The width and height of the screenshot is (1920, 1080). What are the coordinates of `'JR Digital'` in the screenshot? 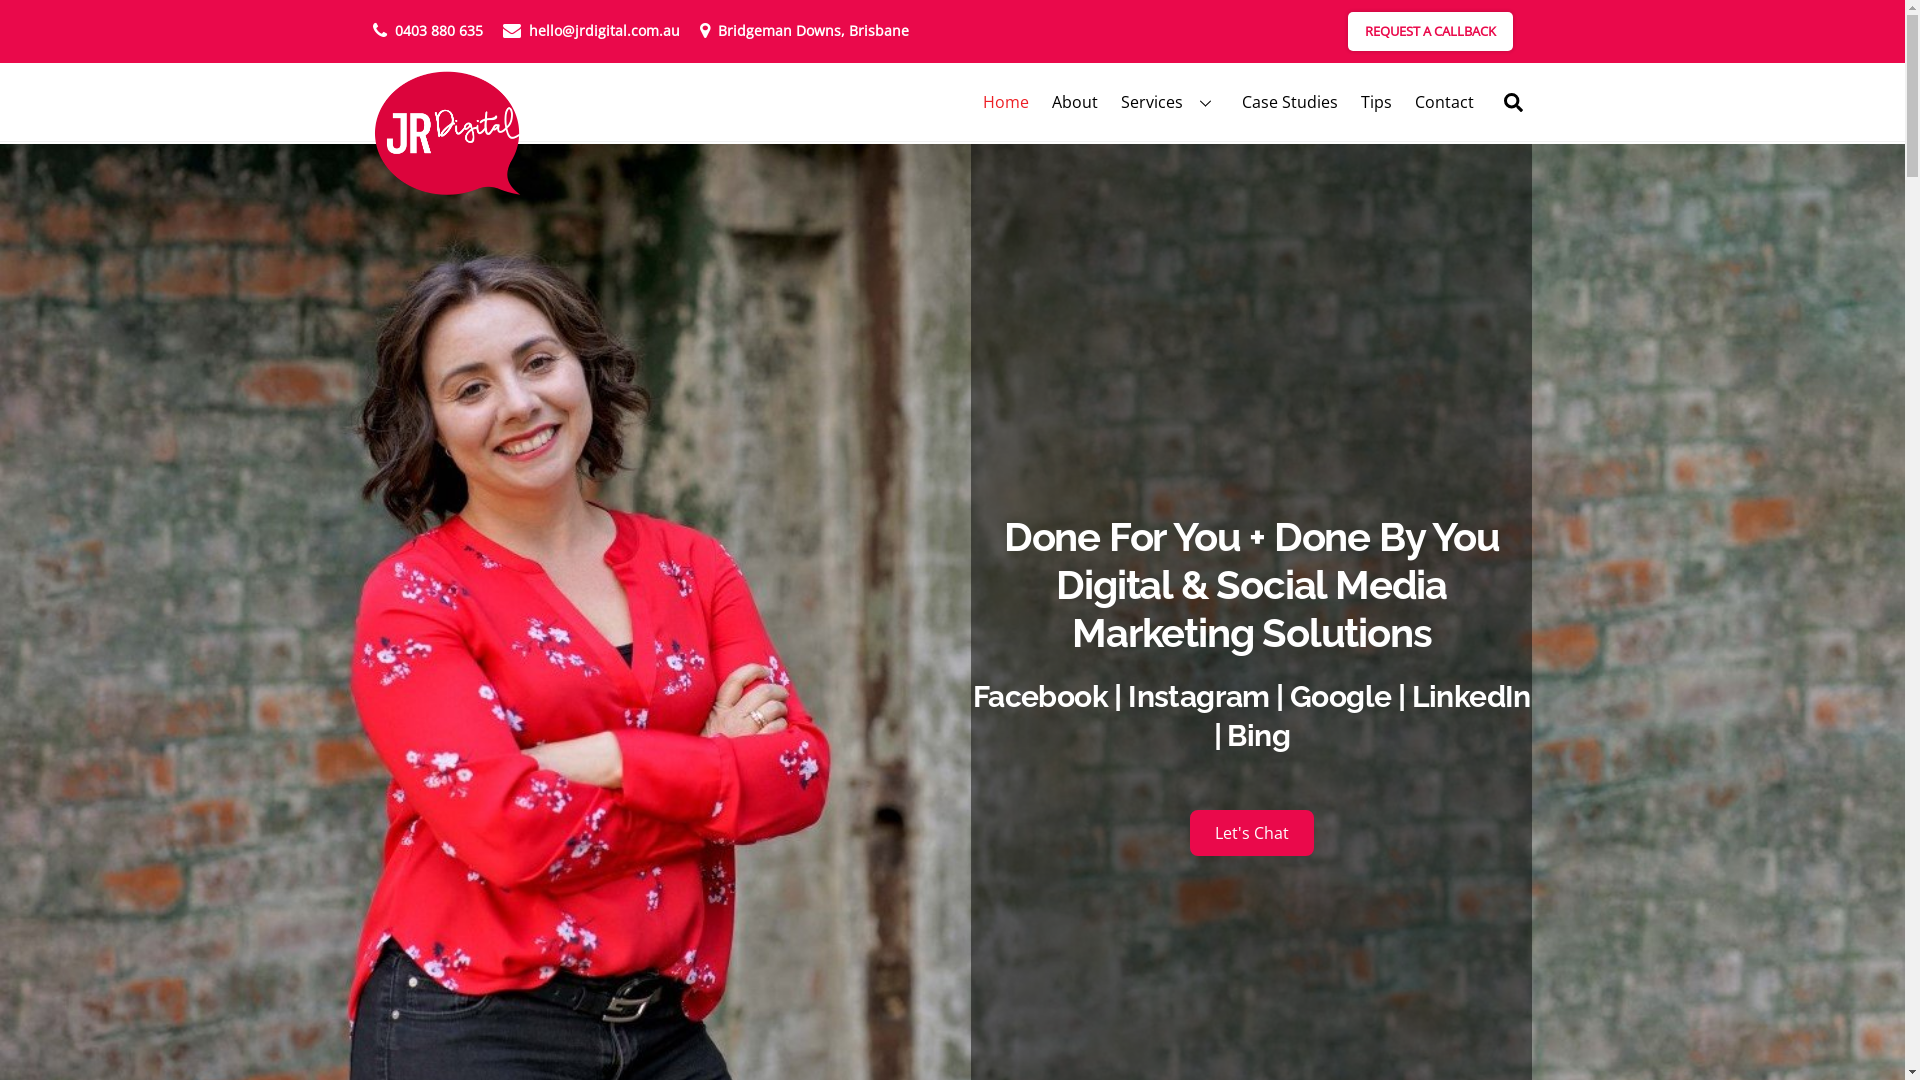 It's located at (445, 133).